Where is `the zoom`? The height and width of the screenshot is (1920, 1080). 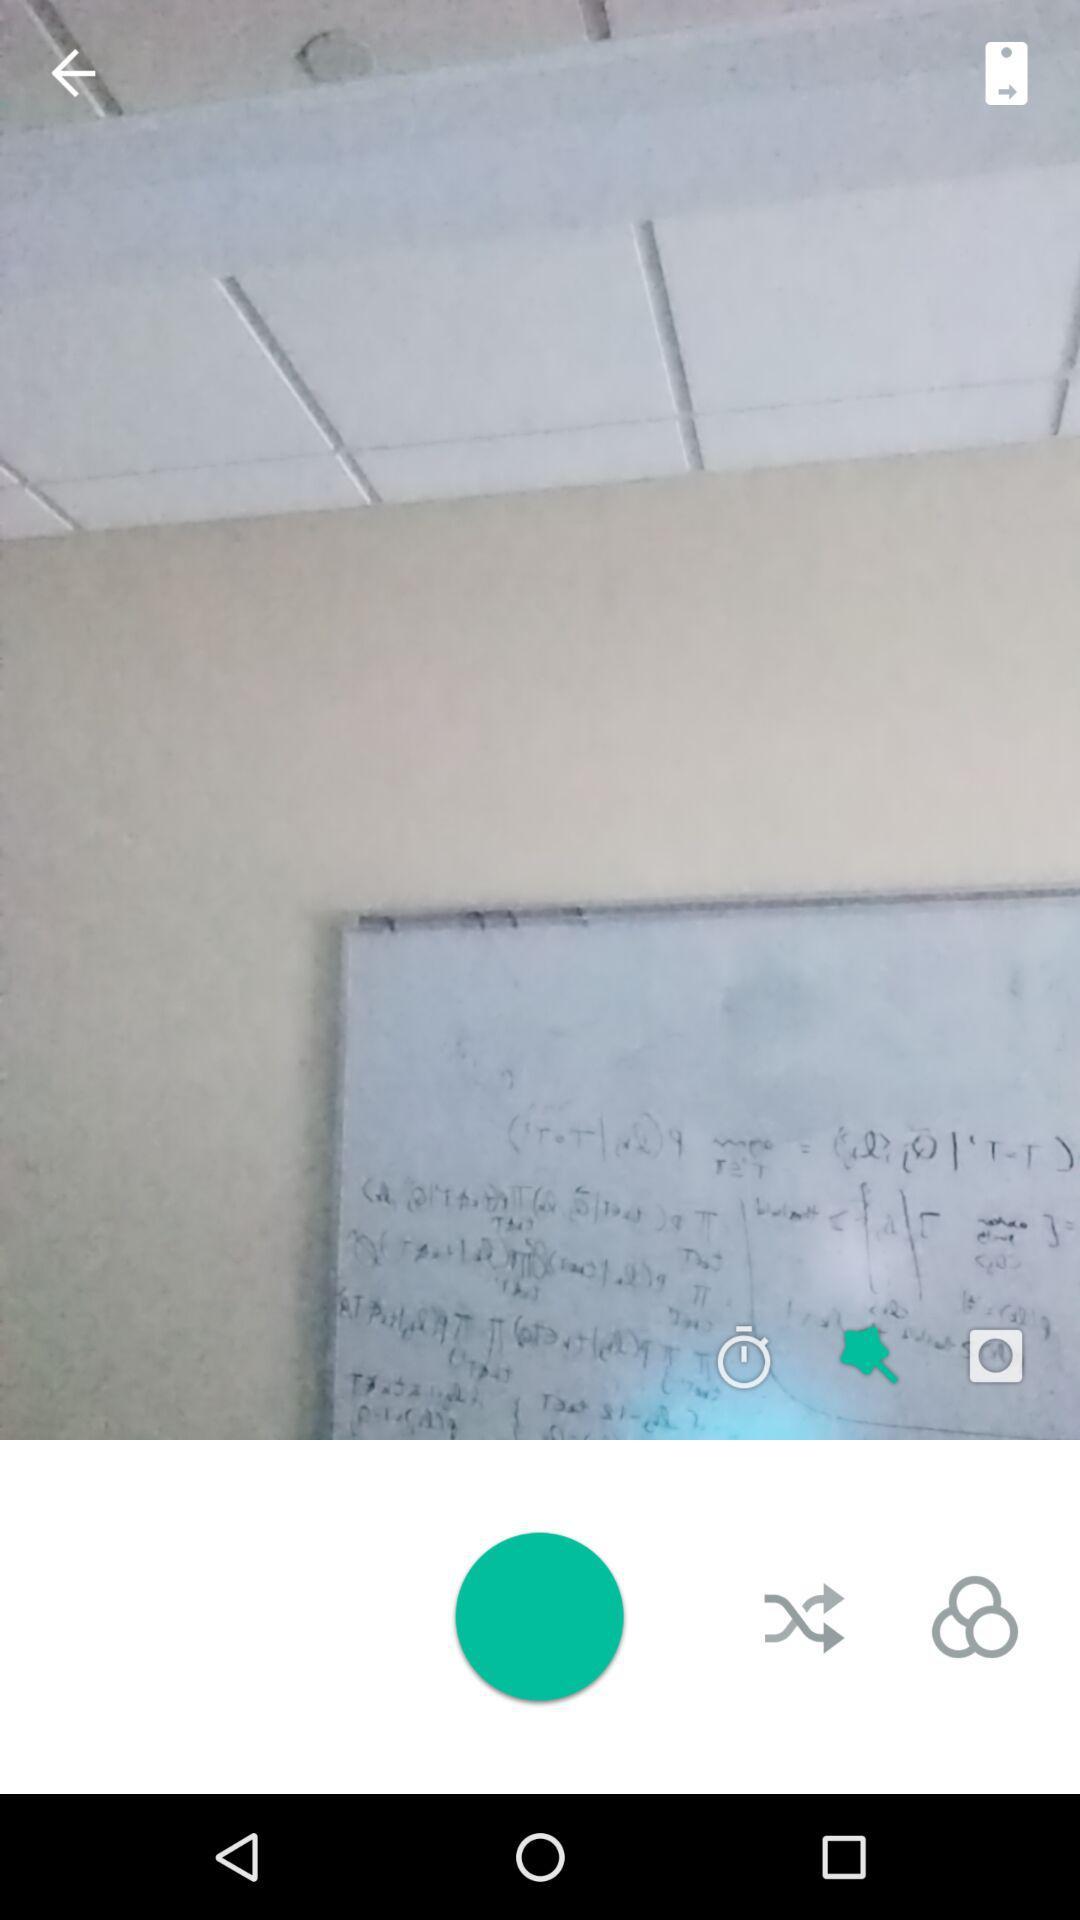
the zoom is located at coordinates (869, 1356).